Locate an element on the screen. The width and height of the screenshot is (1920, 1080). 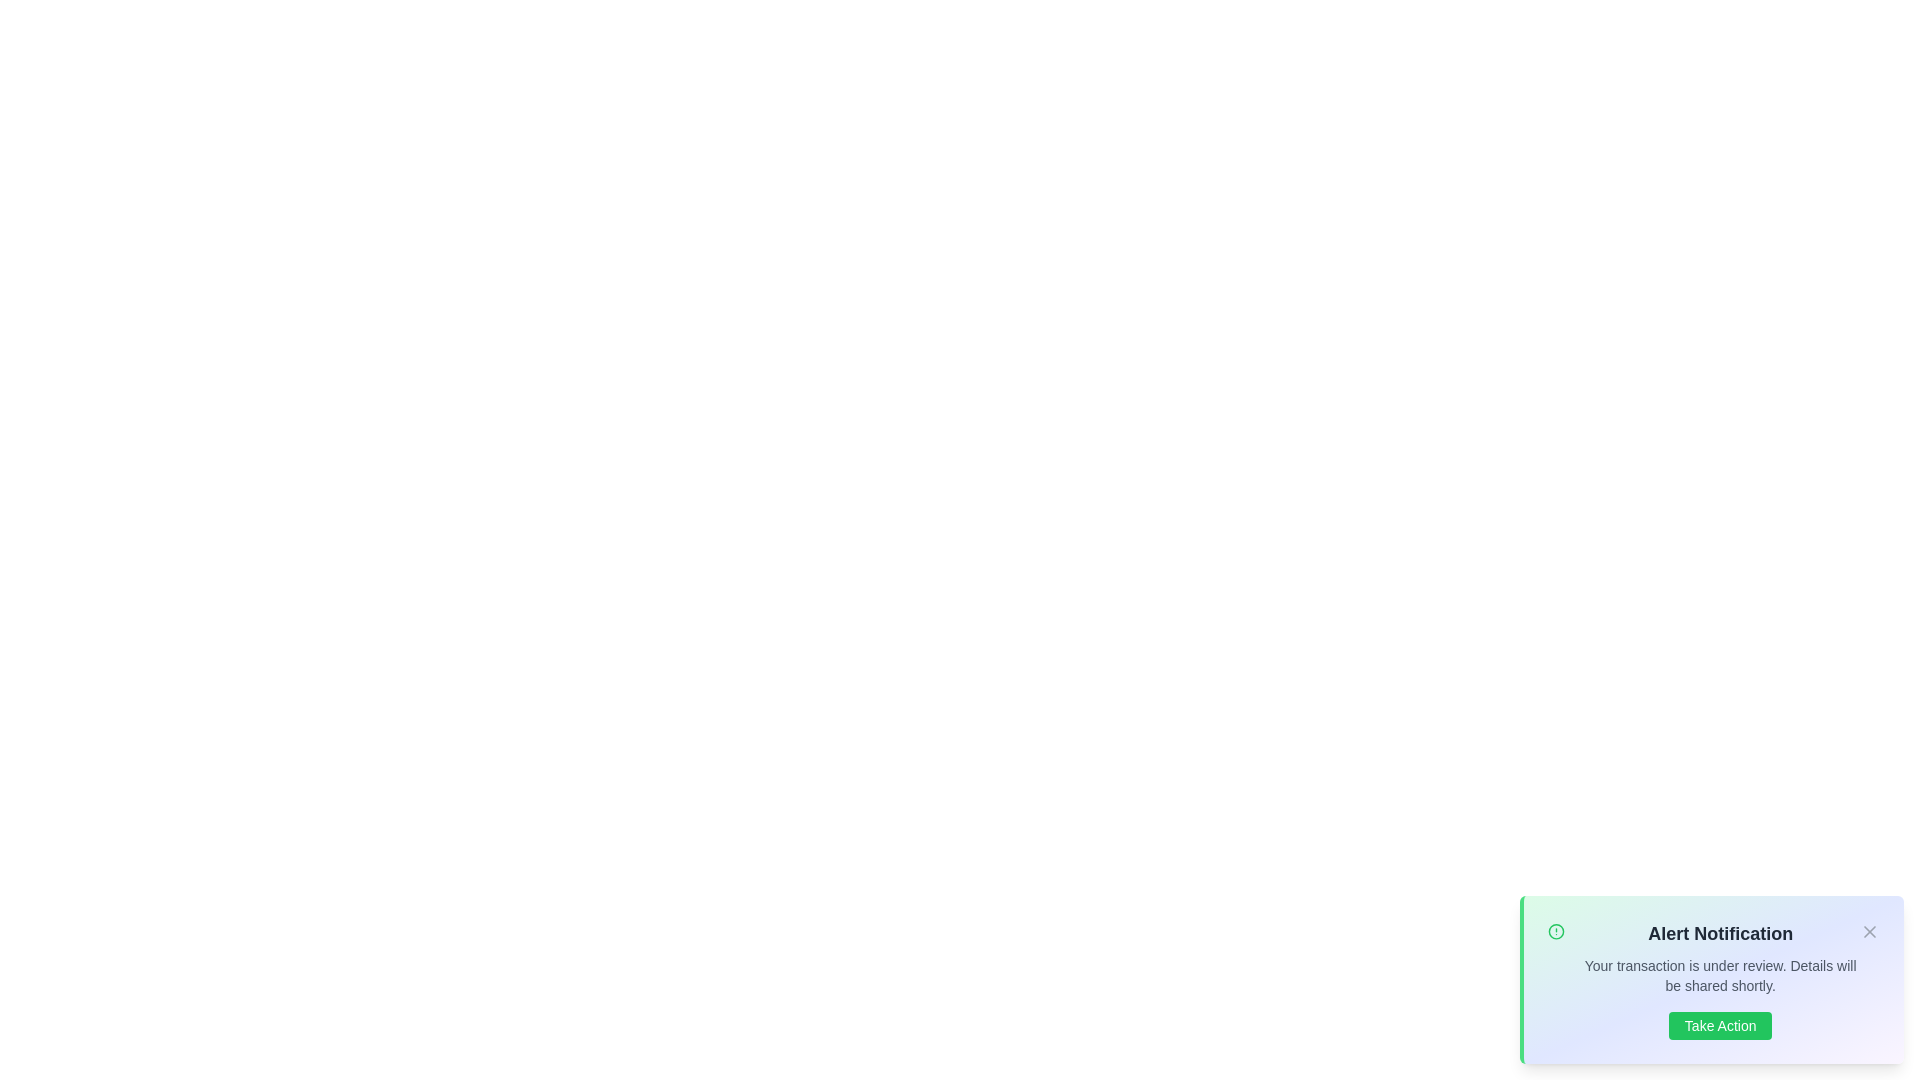
the 'Take Action' button to execute the described action is located at coordinates (1719, 1026).